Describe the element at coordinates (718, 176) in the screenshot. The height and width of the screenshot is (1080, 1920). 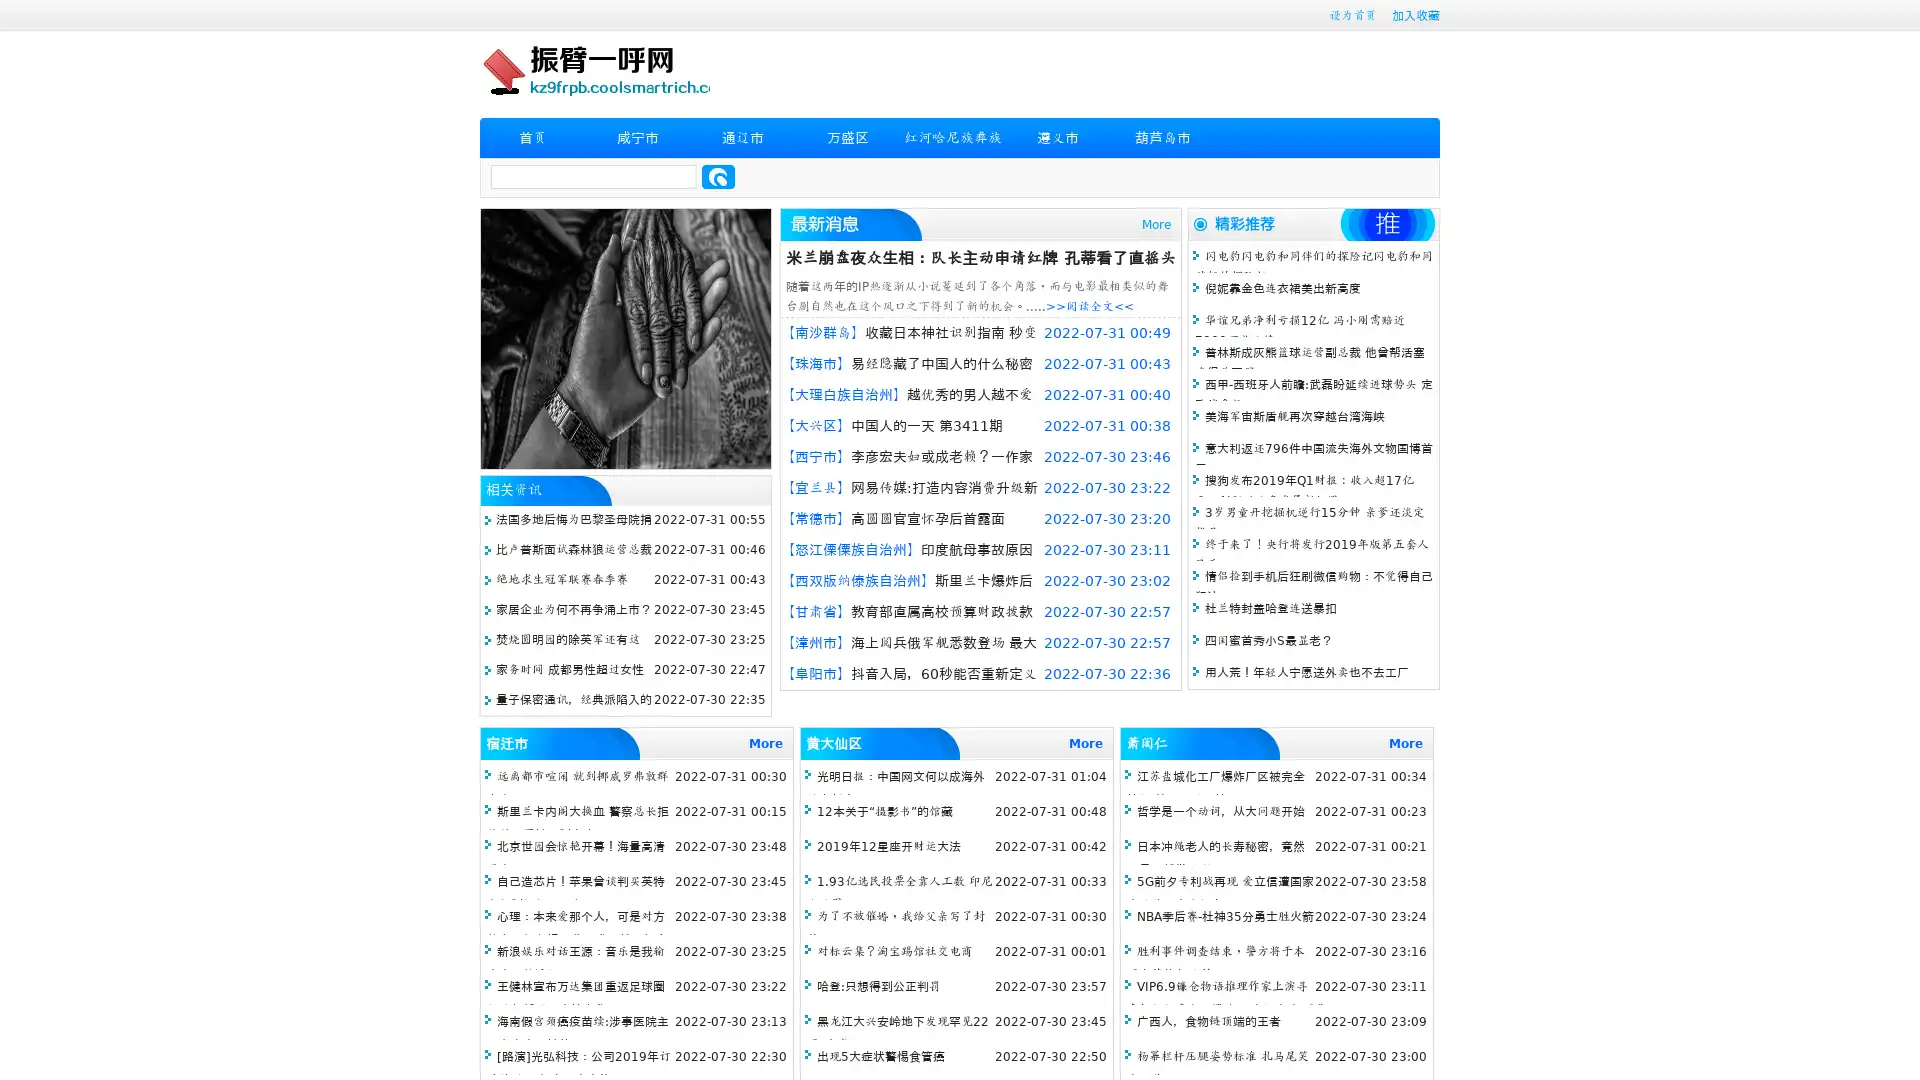
I see `Search` at that location.